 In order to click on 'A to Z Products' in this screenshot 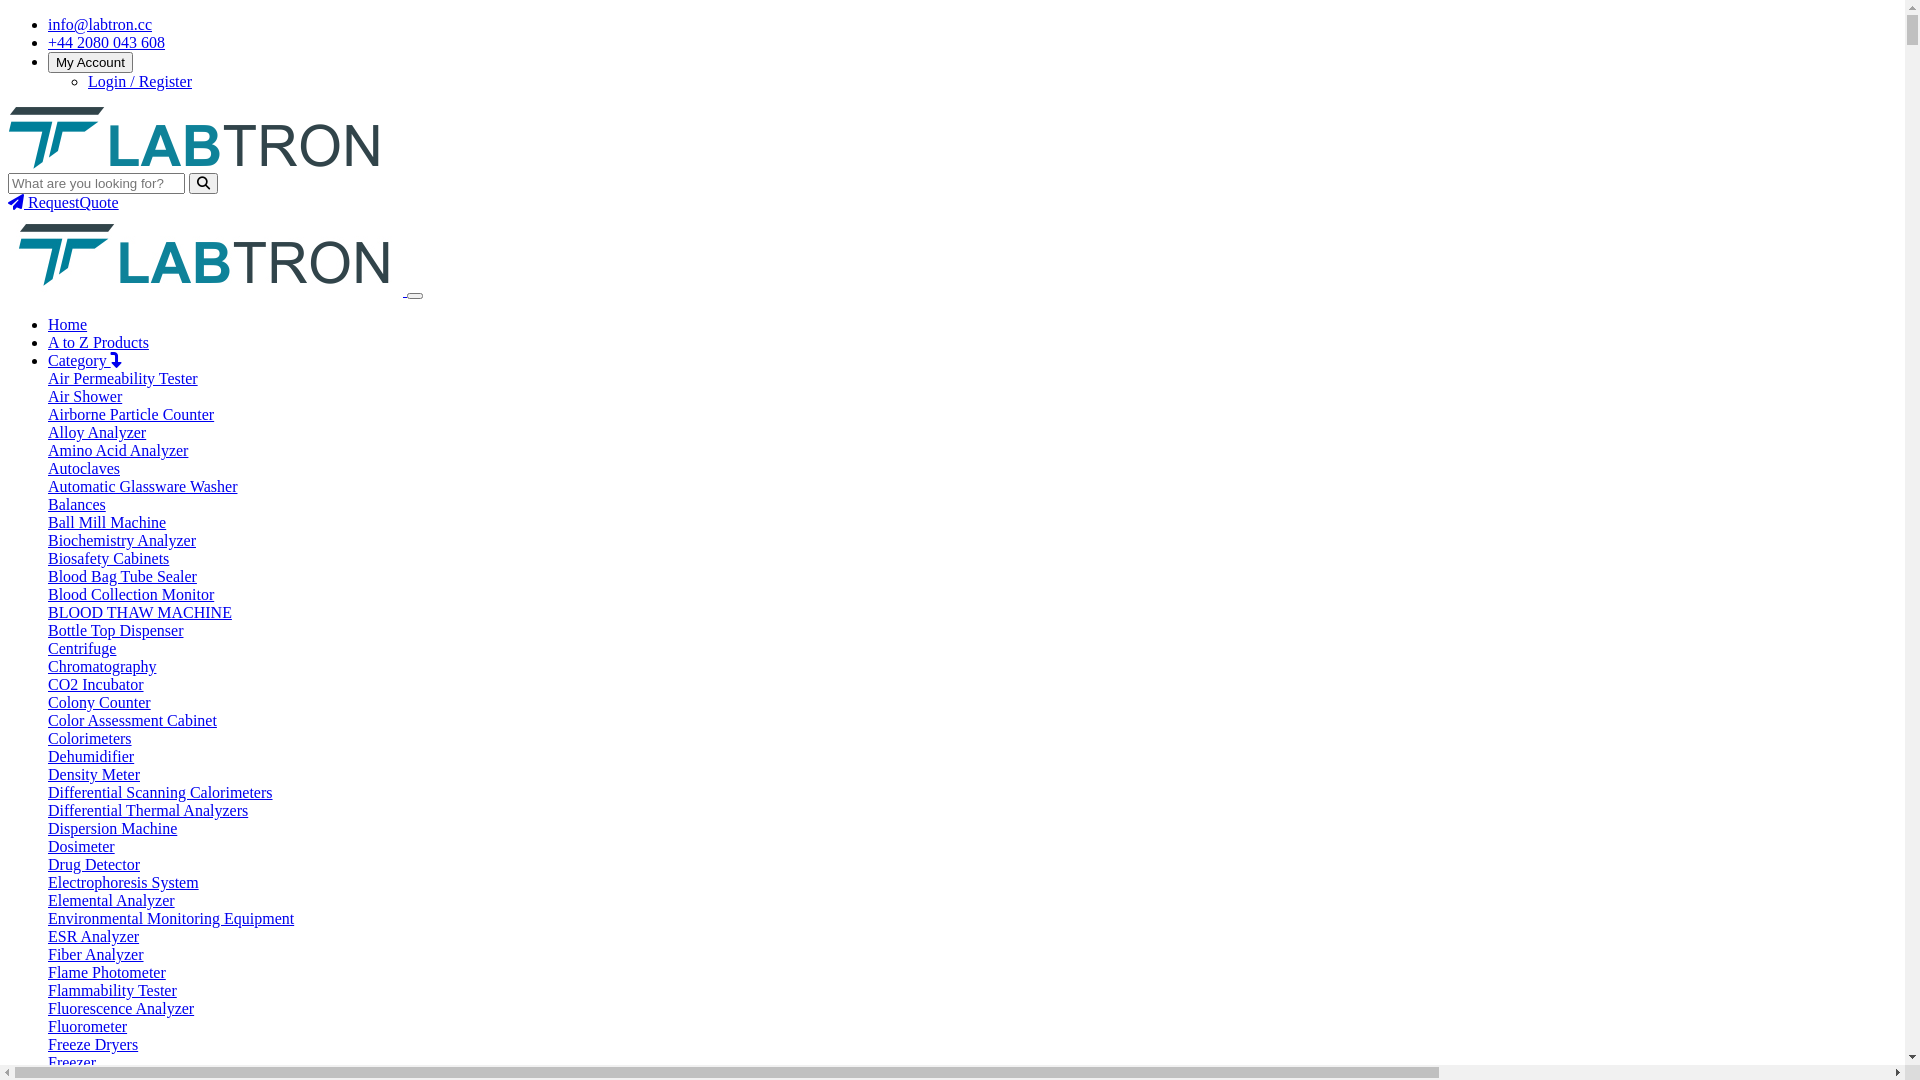, I will do `click(97, 341)`.